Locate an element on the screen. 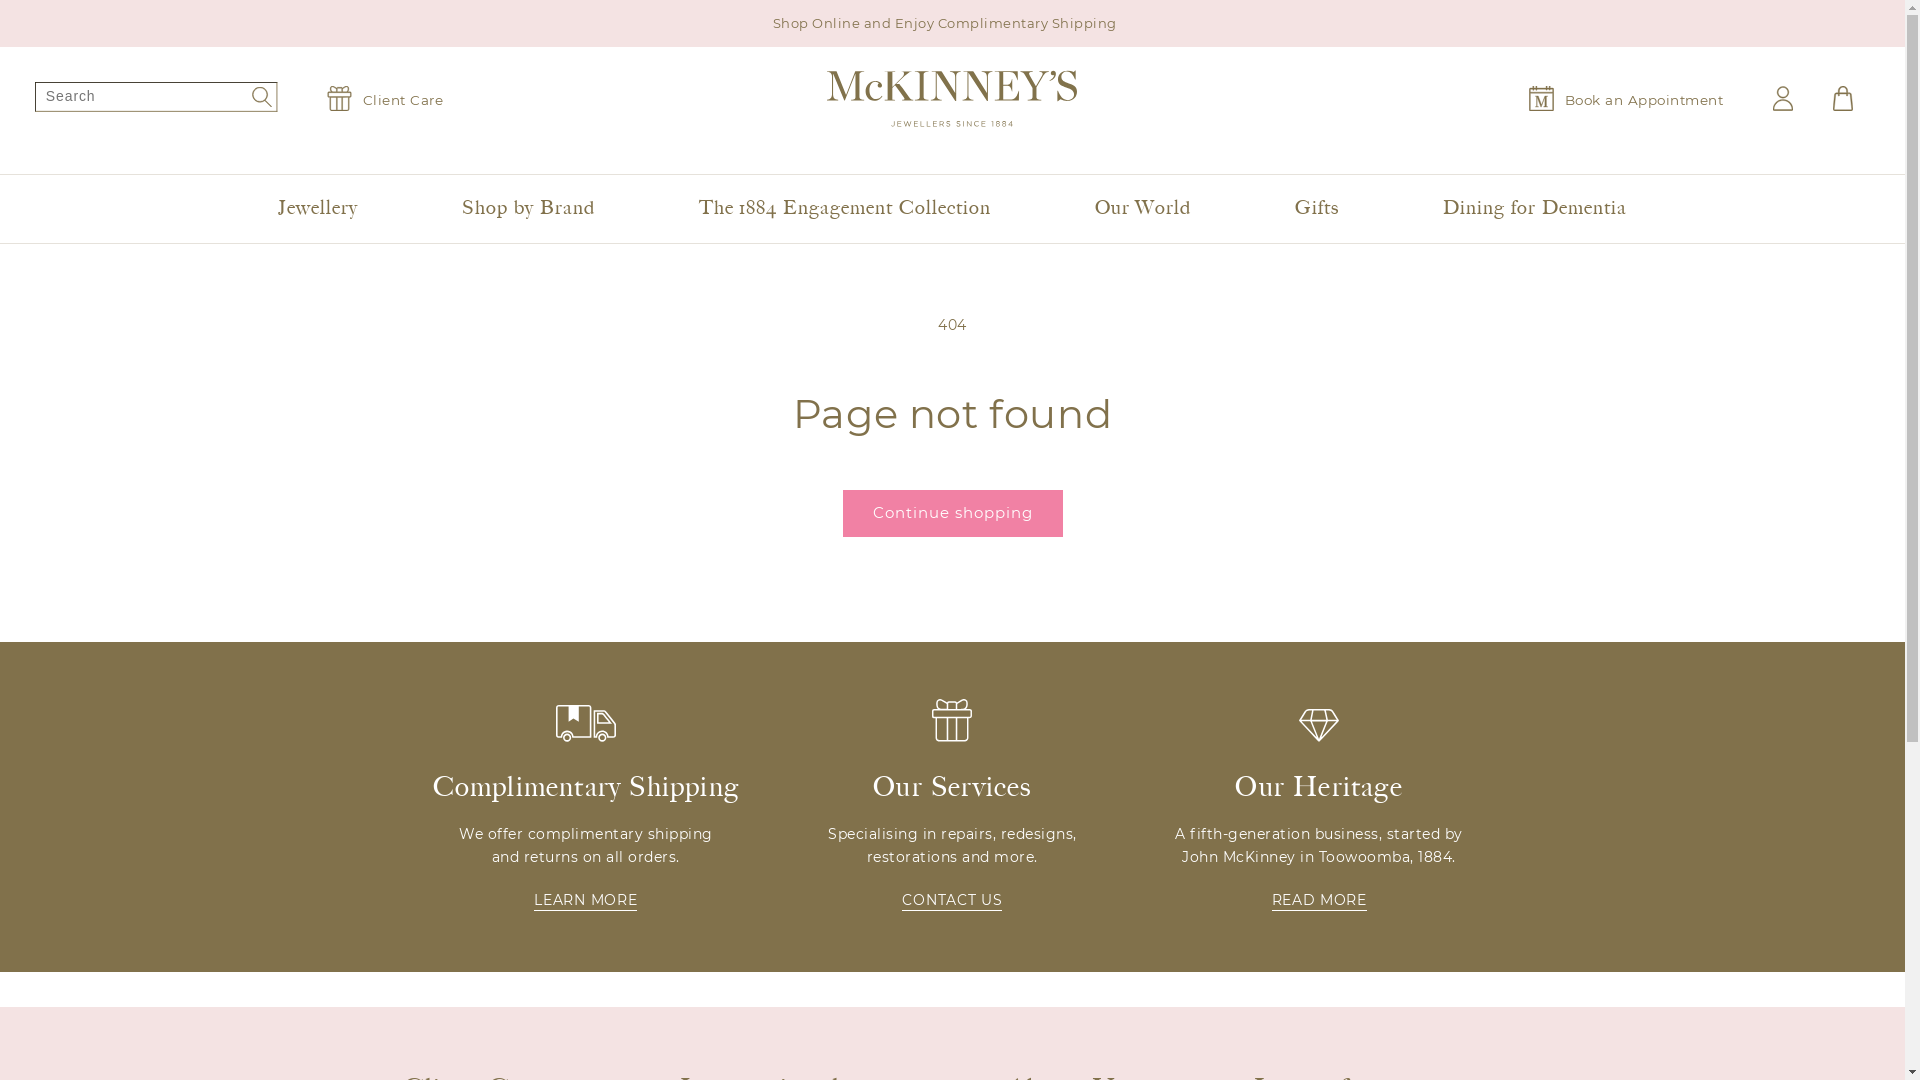  'Continue shopping' is located at coordinates (950, 512).